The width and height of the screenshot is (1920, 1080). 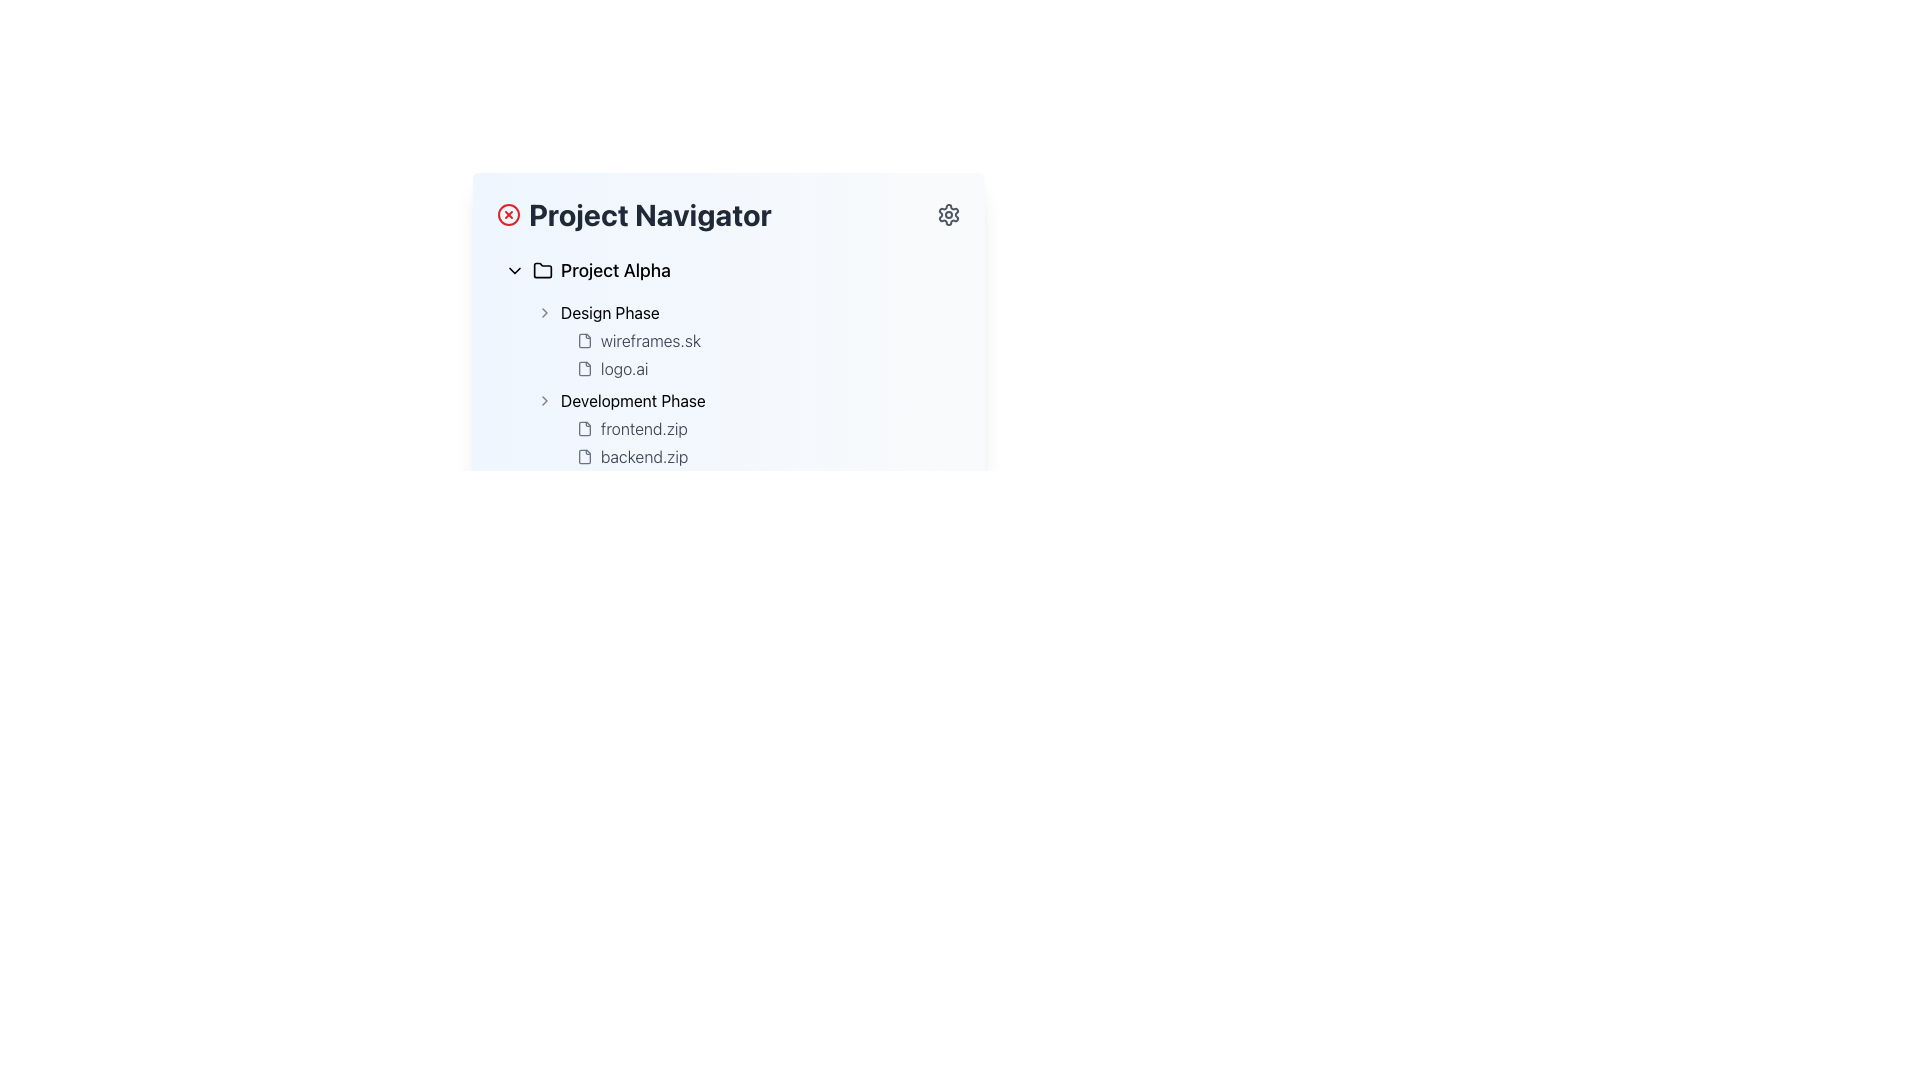 I want to click on the Text Label that serves as a title or heading for the current section, located centrally at the top of the section, directly to the right of a red circular icon with an 'X', so click(x=633, y=215).